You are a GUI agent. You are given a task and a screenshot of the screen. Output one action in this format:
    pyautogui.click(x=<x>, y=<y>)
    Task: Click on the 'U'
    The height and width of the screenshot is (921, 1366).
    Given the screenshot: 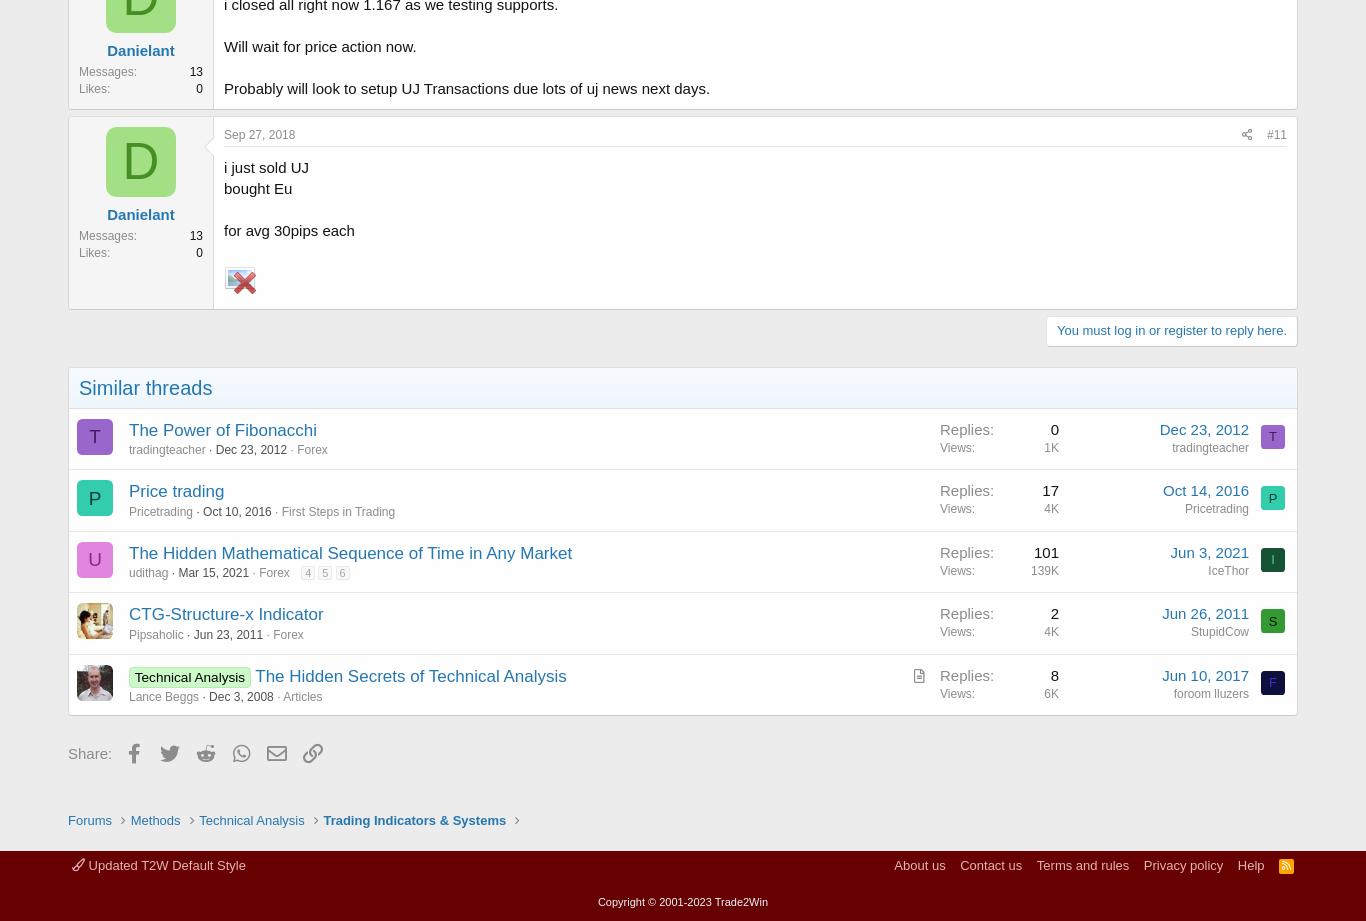 What is the action you would take?
    pyautogui.click(x=94, y=558)
    